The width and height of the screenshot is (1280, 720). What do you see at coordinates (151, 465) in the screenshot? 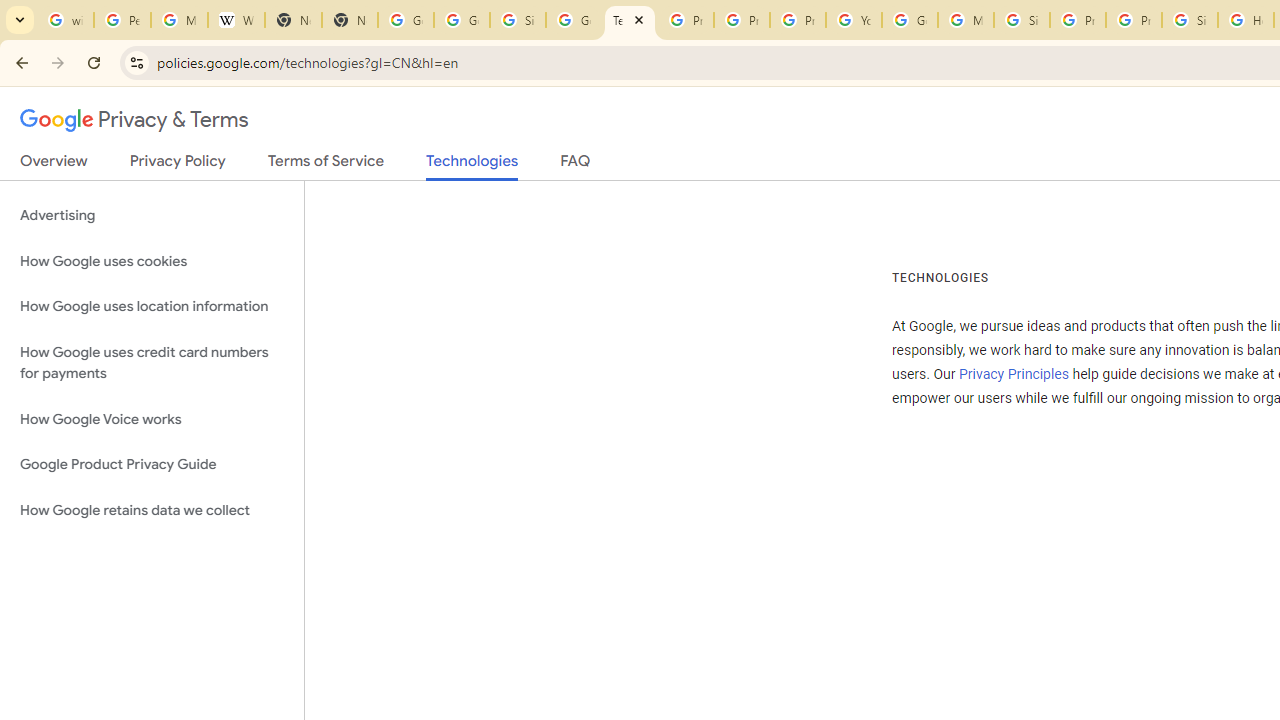
I see `'Google Product Privacy Guide'` at bounding box center [151, 465].